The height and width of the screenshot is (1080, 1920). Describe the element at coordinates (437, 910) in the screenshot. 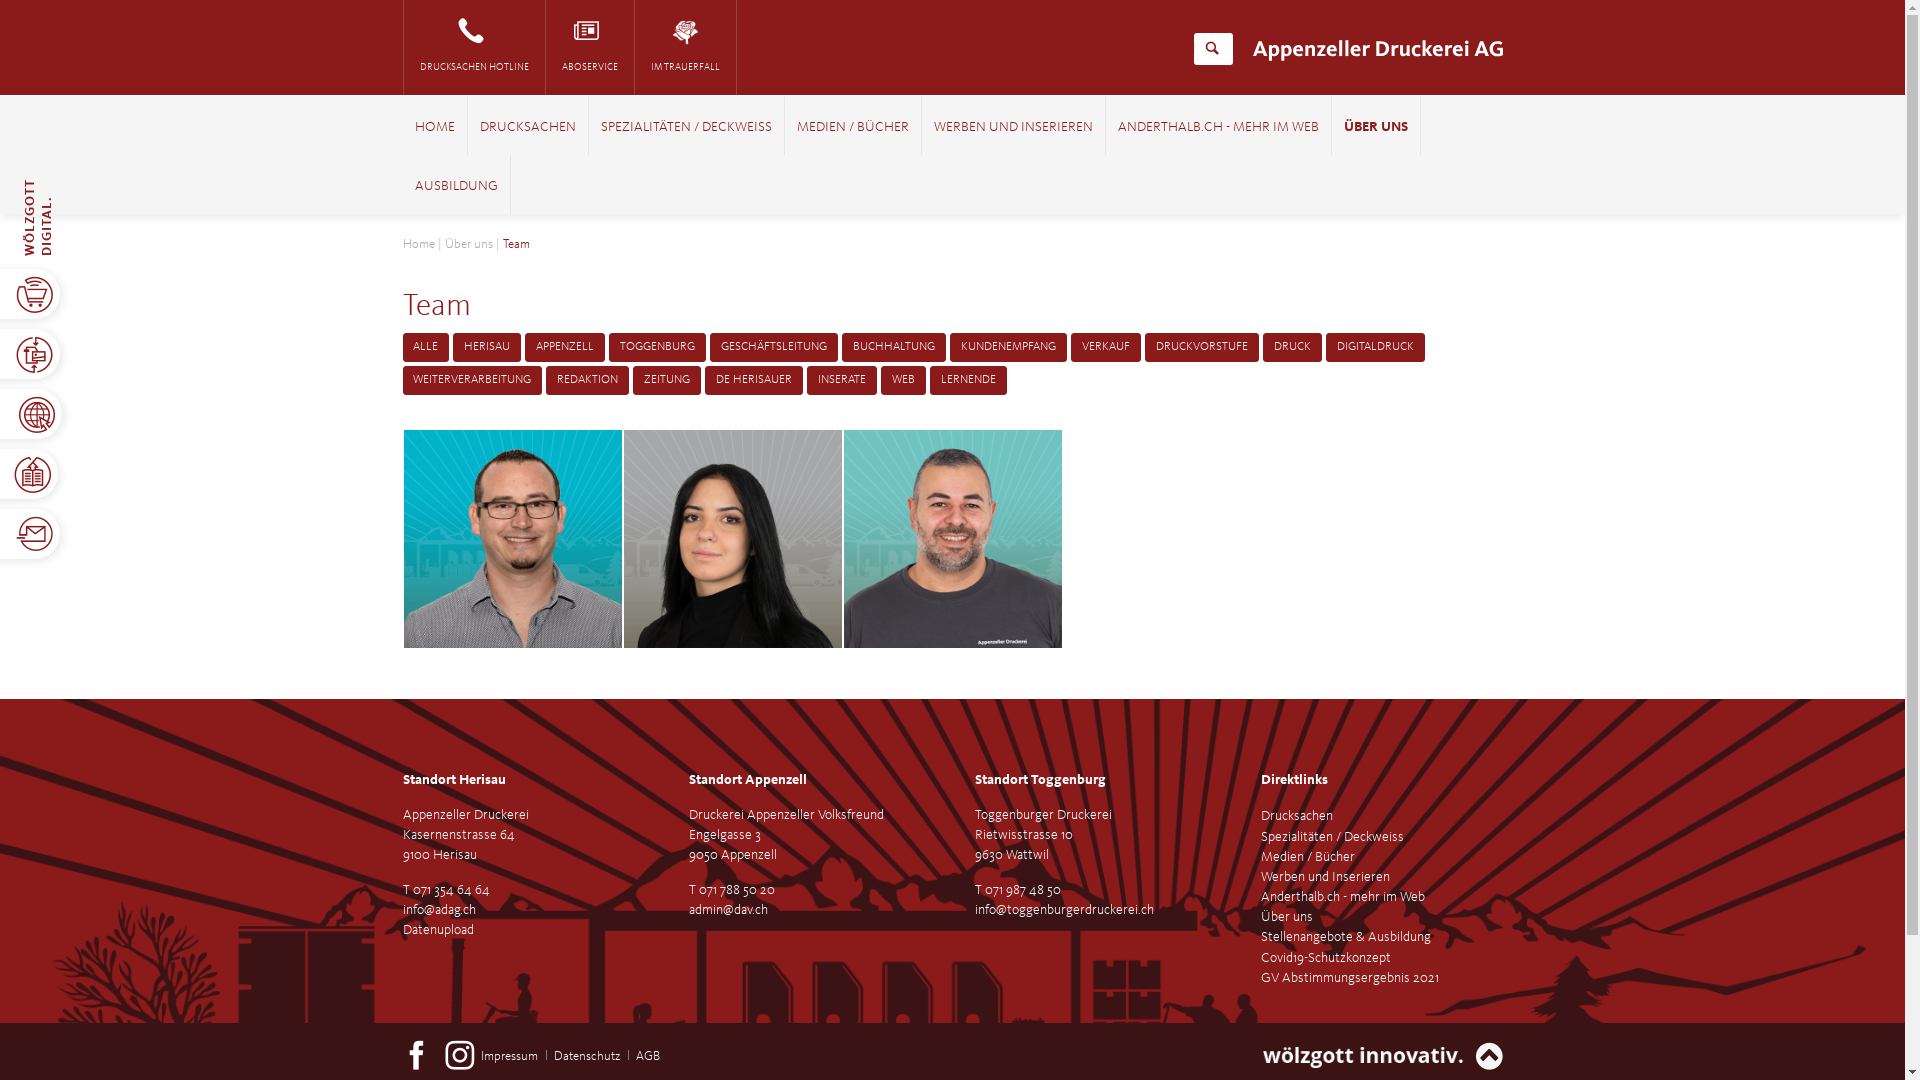

I see `'info@adag.ch'` at that location.